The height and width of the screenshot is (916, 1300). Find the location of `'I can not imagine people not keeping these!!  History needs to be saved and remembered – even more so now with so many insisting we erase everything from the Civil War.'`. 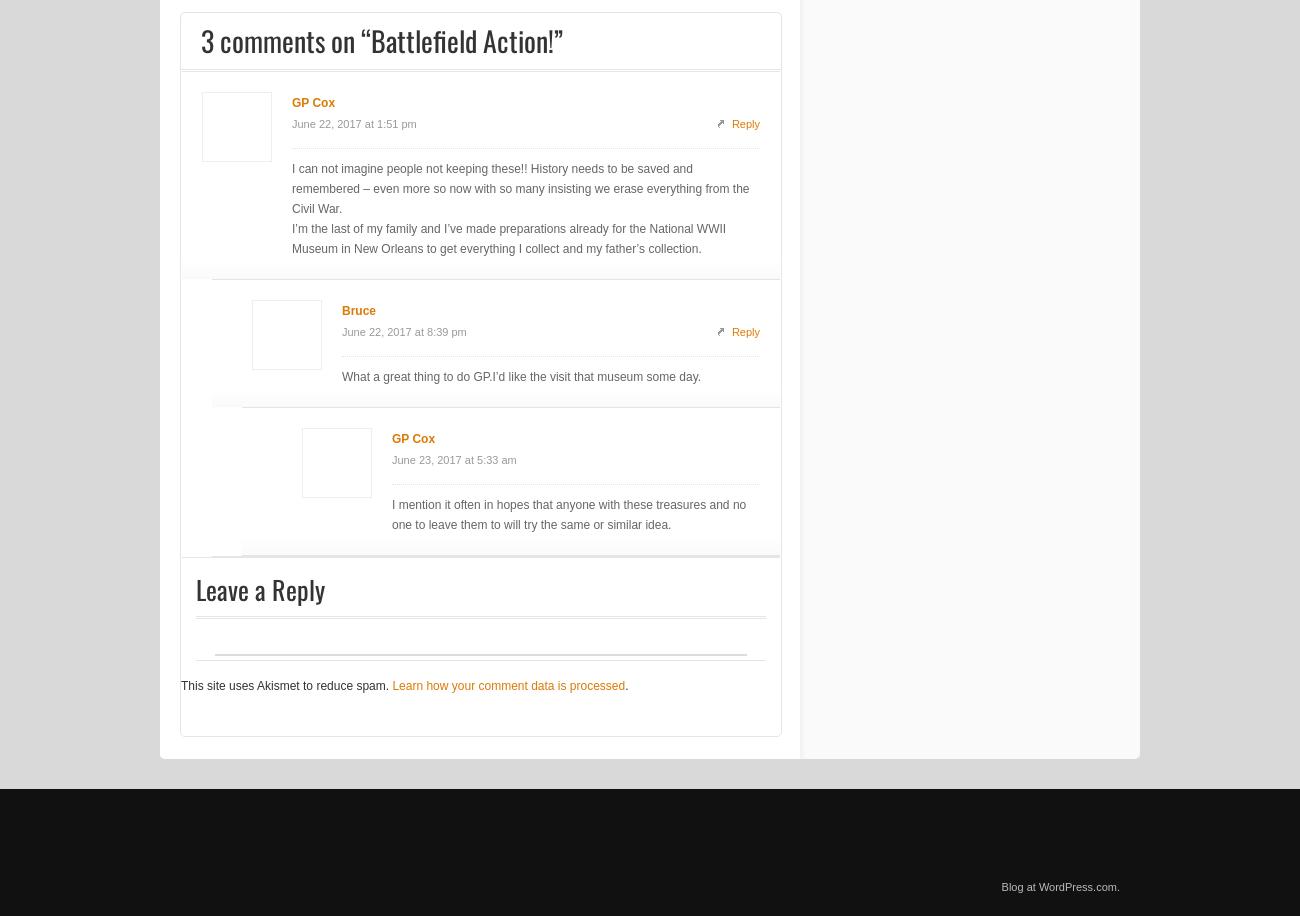

'I can not imagine people not keeping these!!  History needs to be saved and remembered – even more so now with so many insisting we erase everything from the Civil War.' is located at coordinates (291, 187).